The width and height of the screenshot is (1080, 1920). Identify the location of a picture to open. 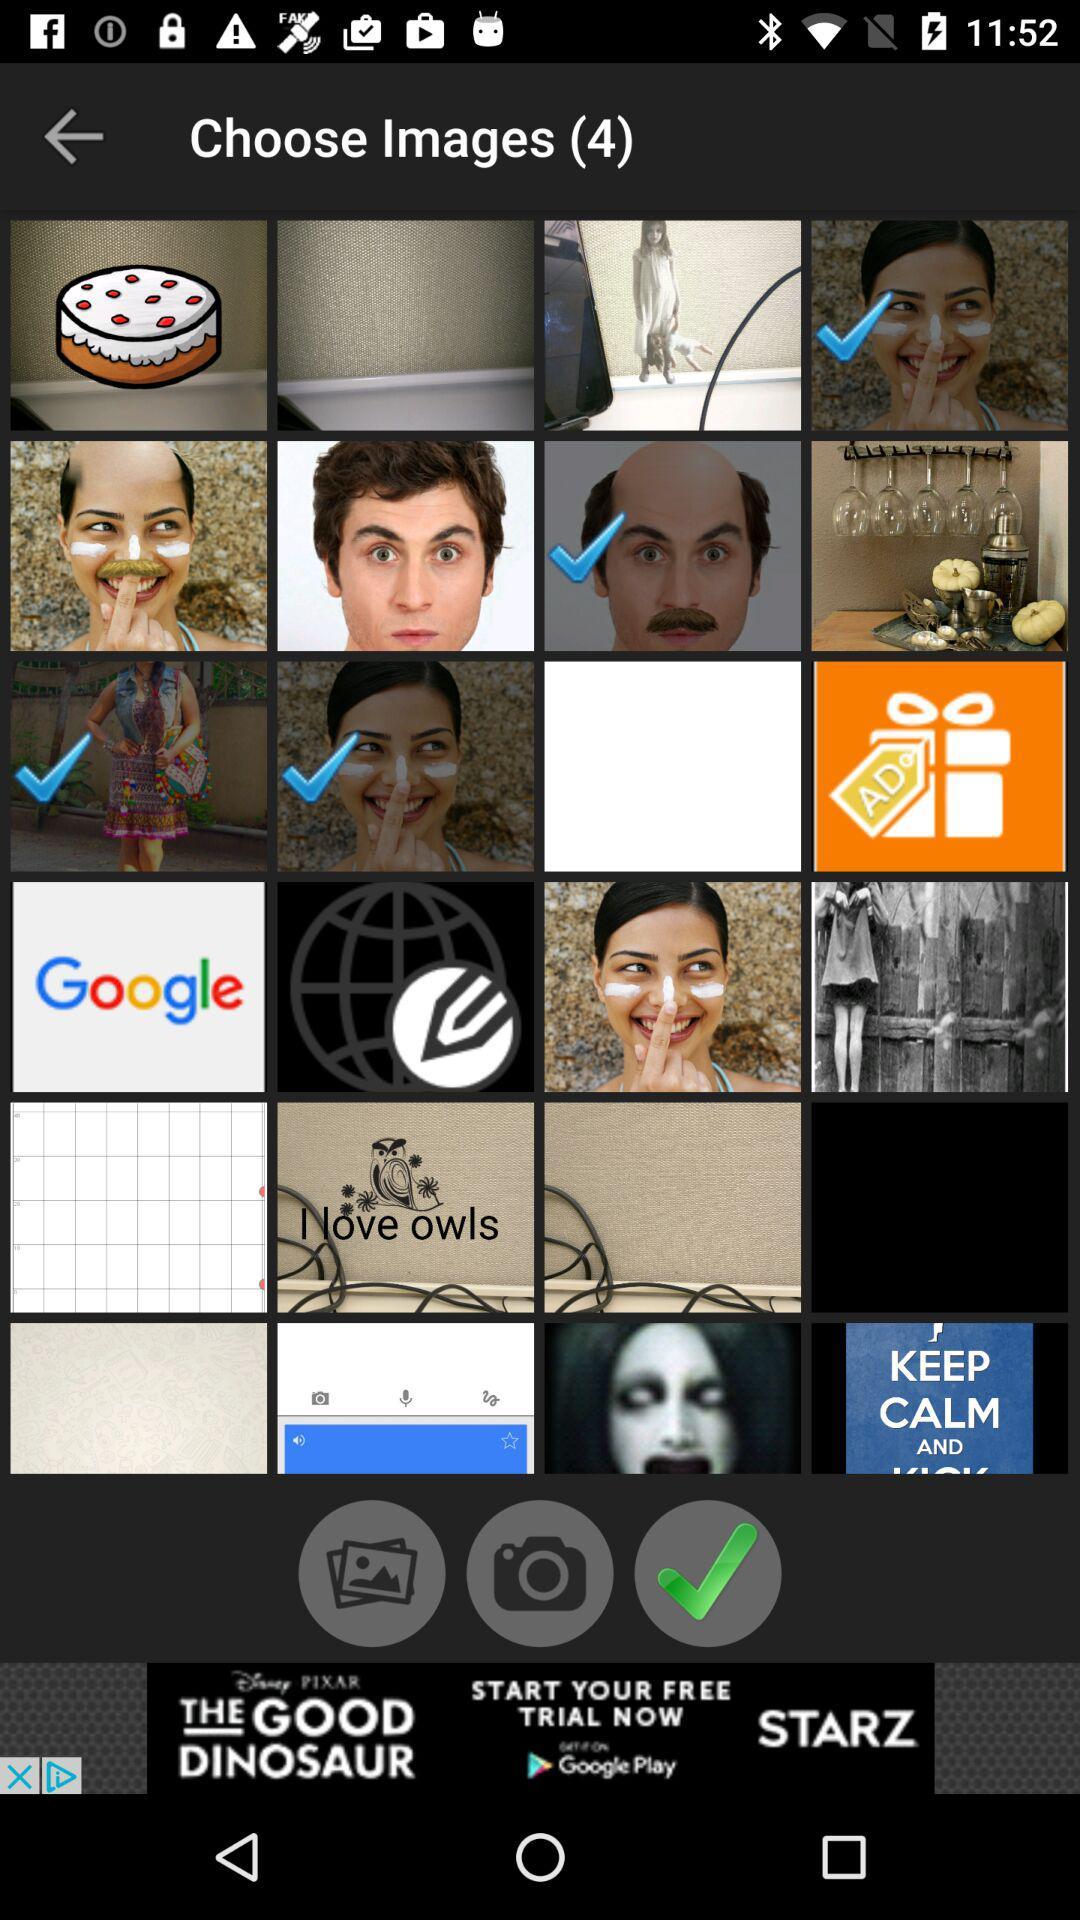
(672, 325).